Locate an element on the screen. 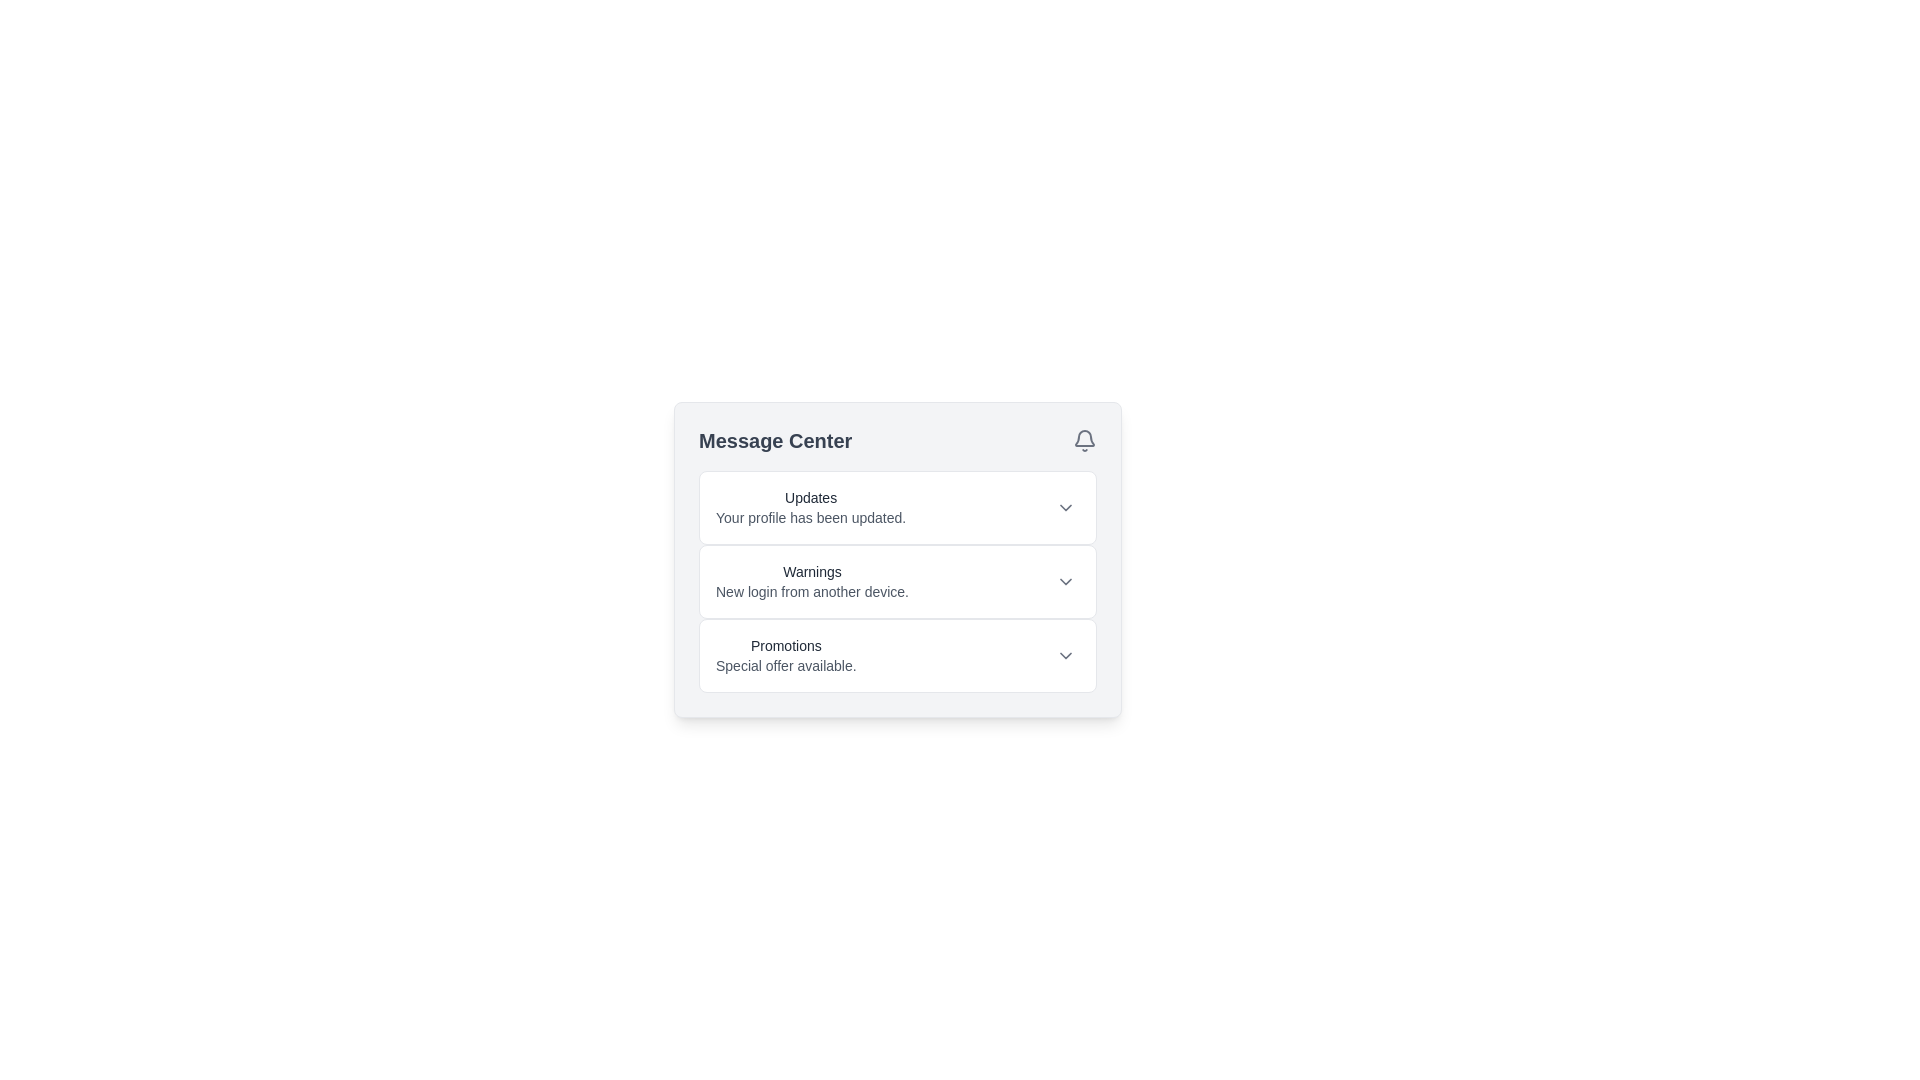 The width and height of the screenshot is (1920, 1080). text label that says 'Special offer available.' located at the bottom of the 'Promotions' section in the Message Center interface is located at coordinates (785, 666).